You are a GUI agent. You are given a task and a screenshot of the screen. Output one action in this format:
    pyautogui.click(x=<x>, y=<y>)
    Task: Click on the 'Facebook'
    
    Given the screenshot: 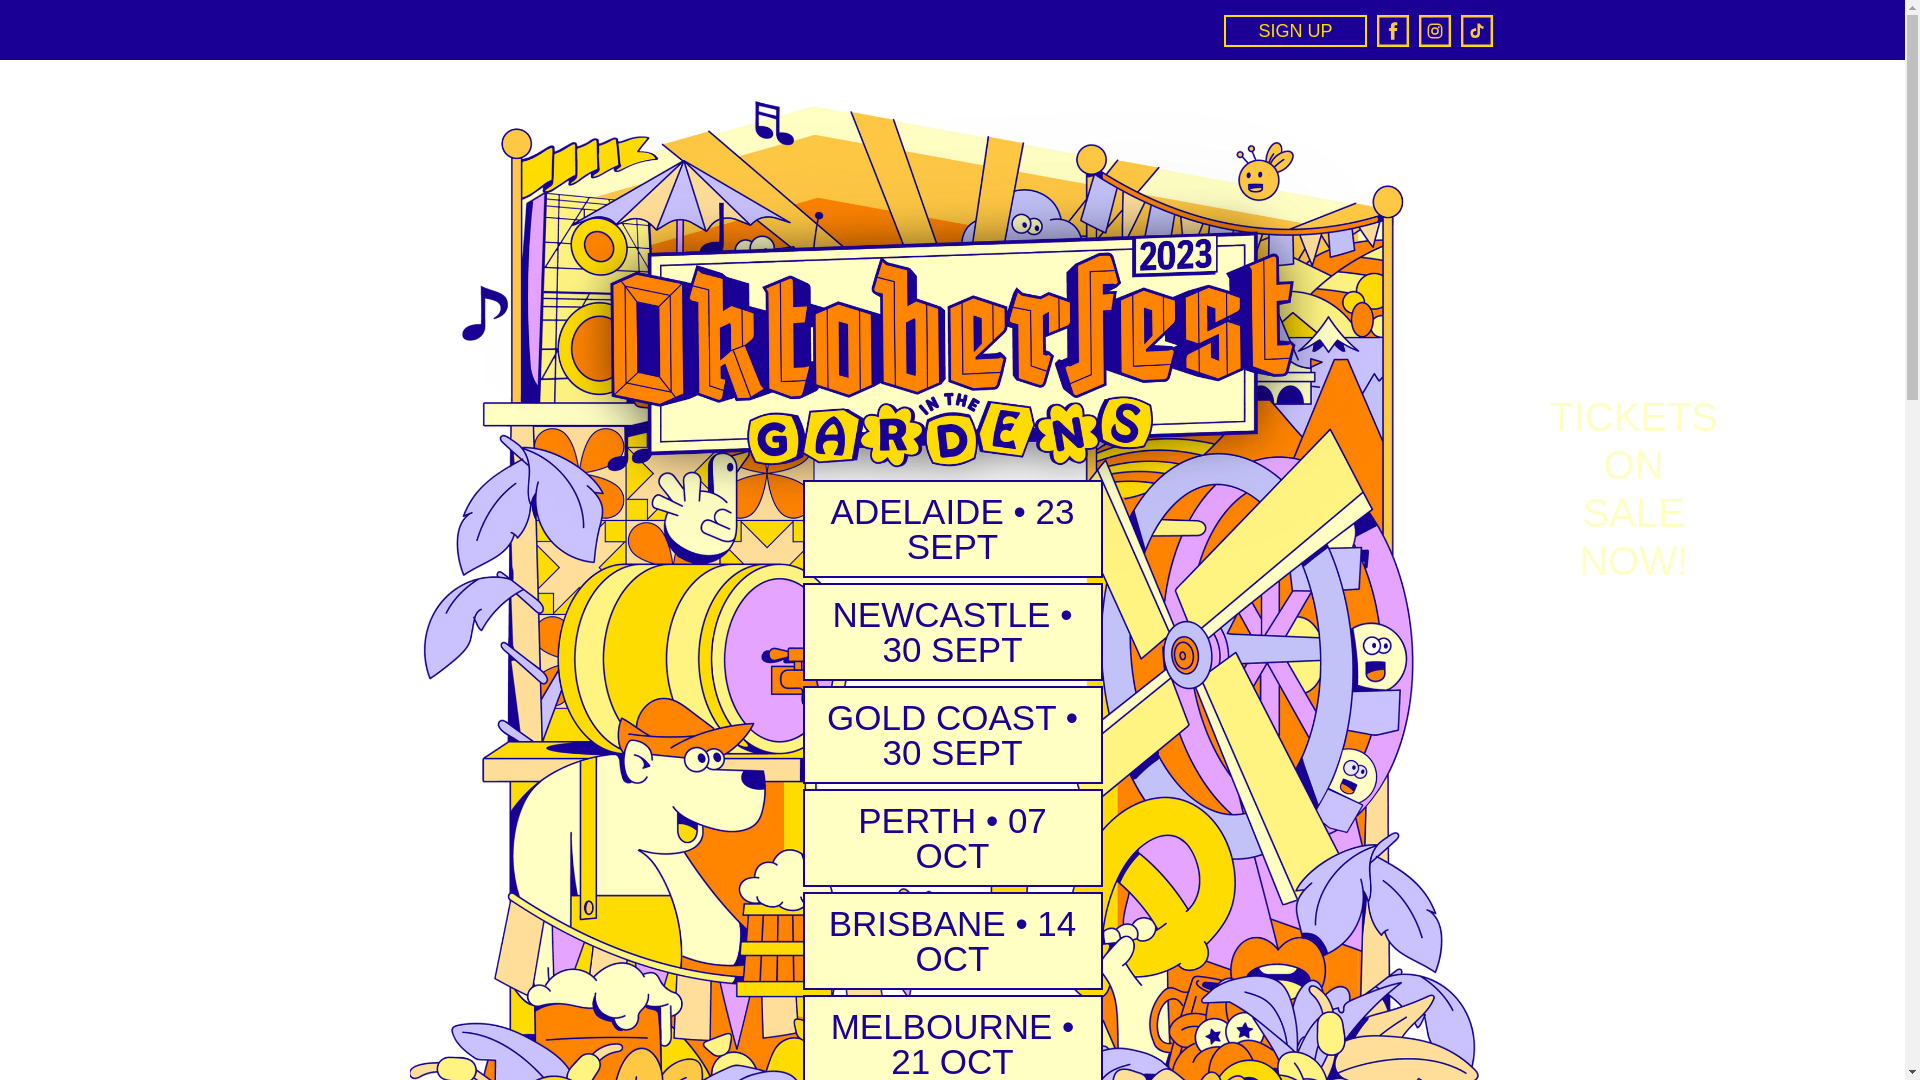 What is the action you would take?
    pyautogui.click(x=1391, y=30)
    